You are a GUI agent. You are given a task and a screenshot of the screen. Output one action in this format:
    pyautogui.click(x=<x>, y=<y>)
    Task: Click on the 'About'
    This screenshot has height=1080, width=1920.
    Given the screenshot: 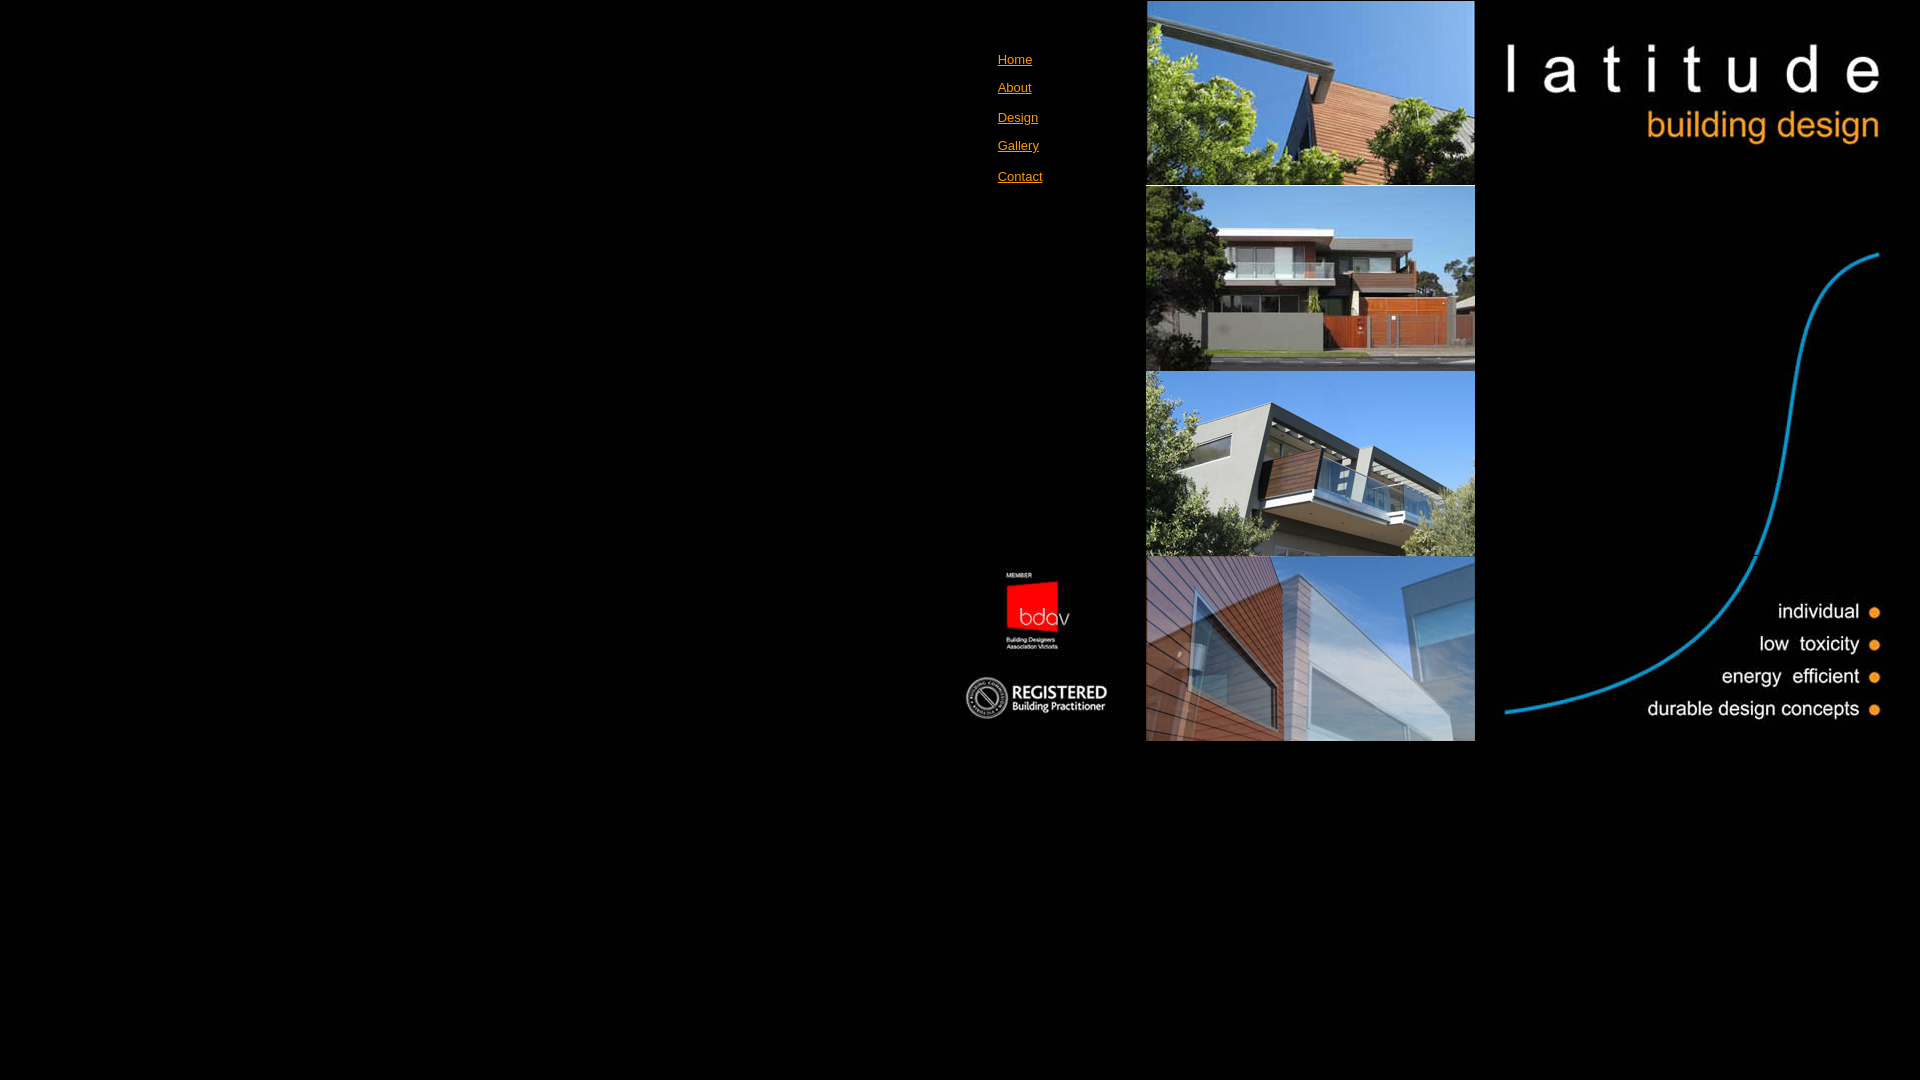 What is the action you would take?
    pyautogui.click(x=998, y=86)
    